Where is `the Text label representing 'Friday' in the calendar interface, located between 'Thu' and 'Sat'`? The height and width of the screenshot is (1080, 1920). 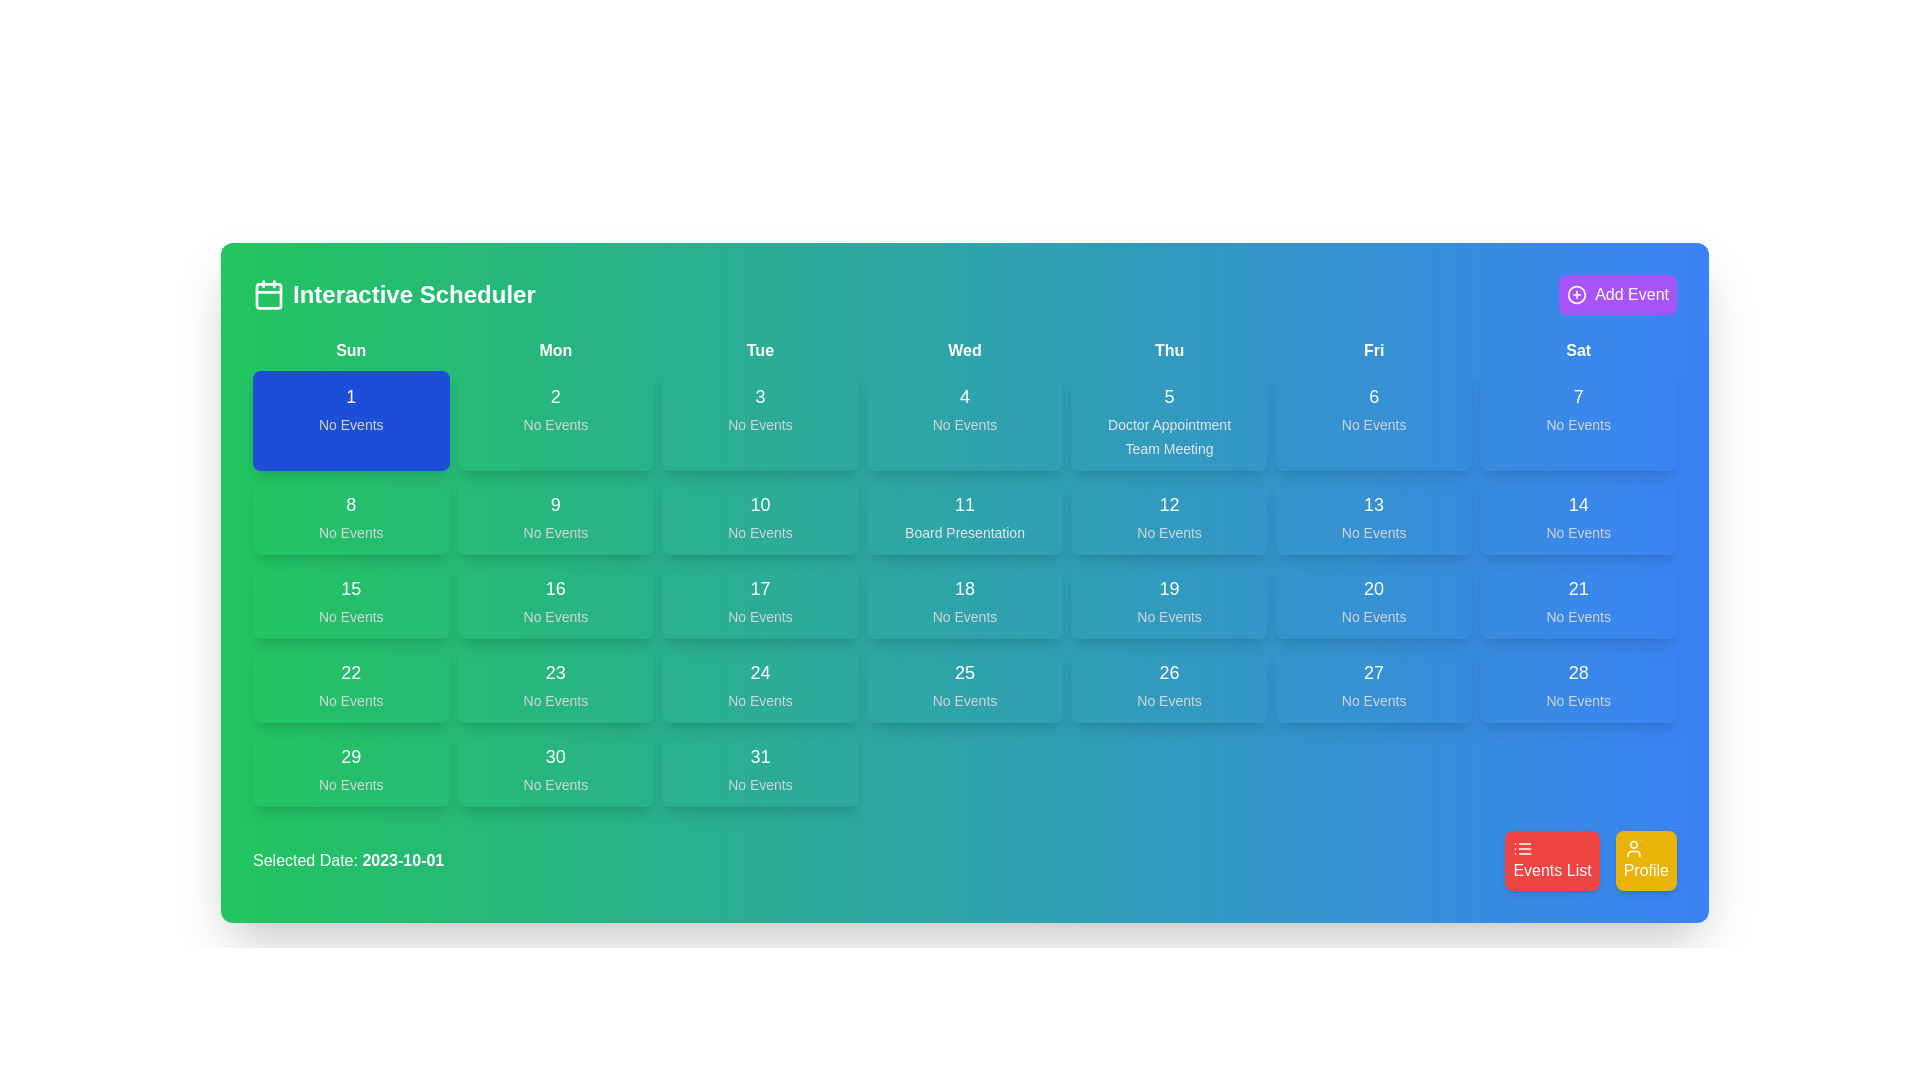 the Text label representing 'Friday' in the calendar interface, located between 'Thu' and 'Sat' is located at coordinates (1373, 350).